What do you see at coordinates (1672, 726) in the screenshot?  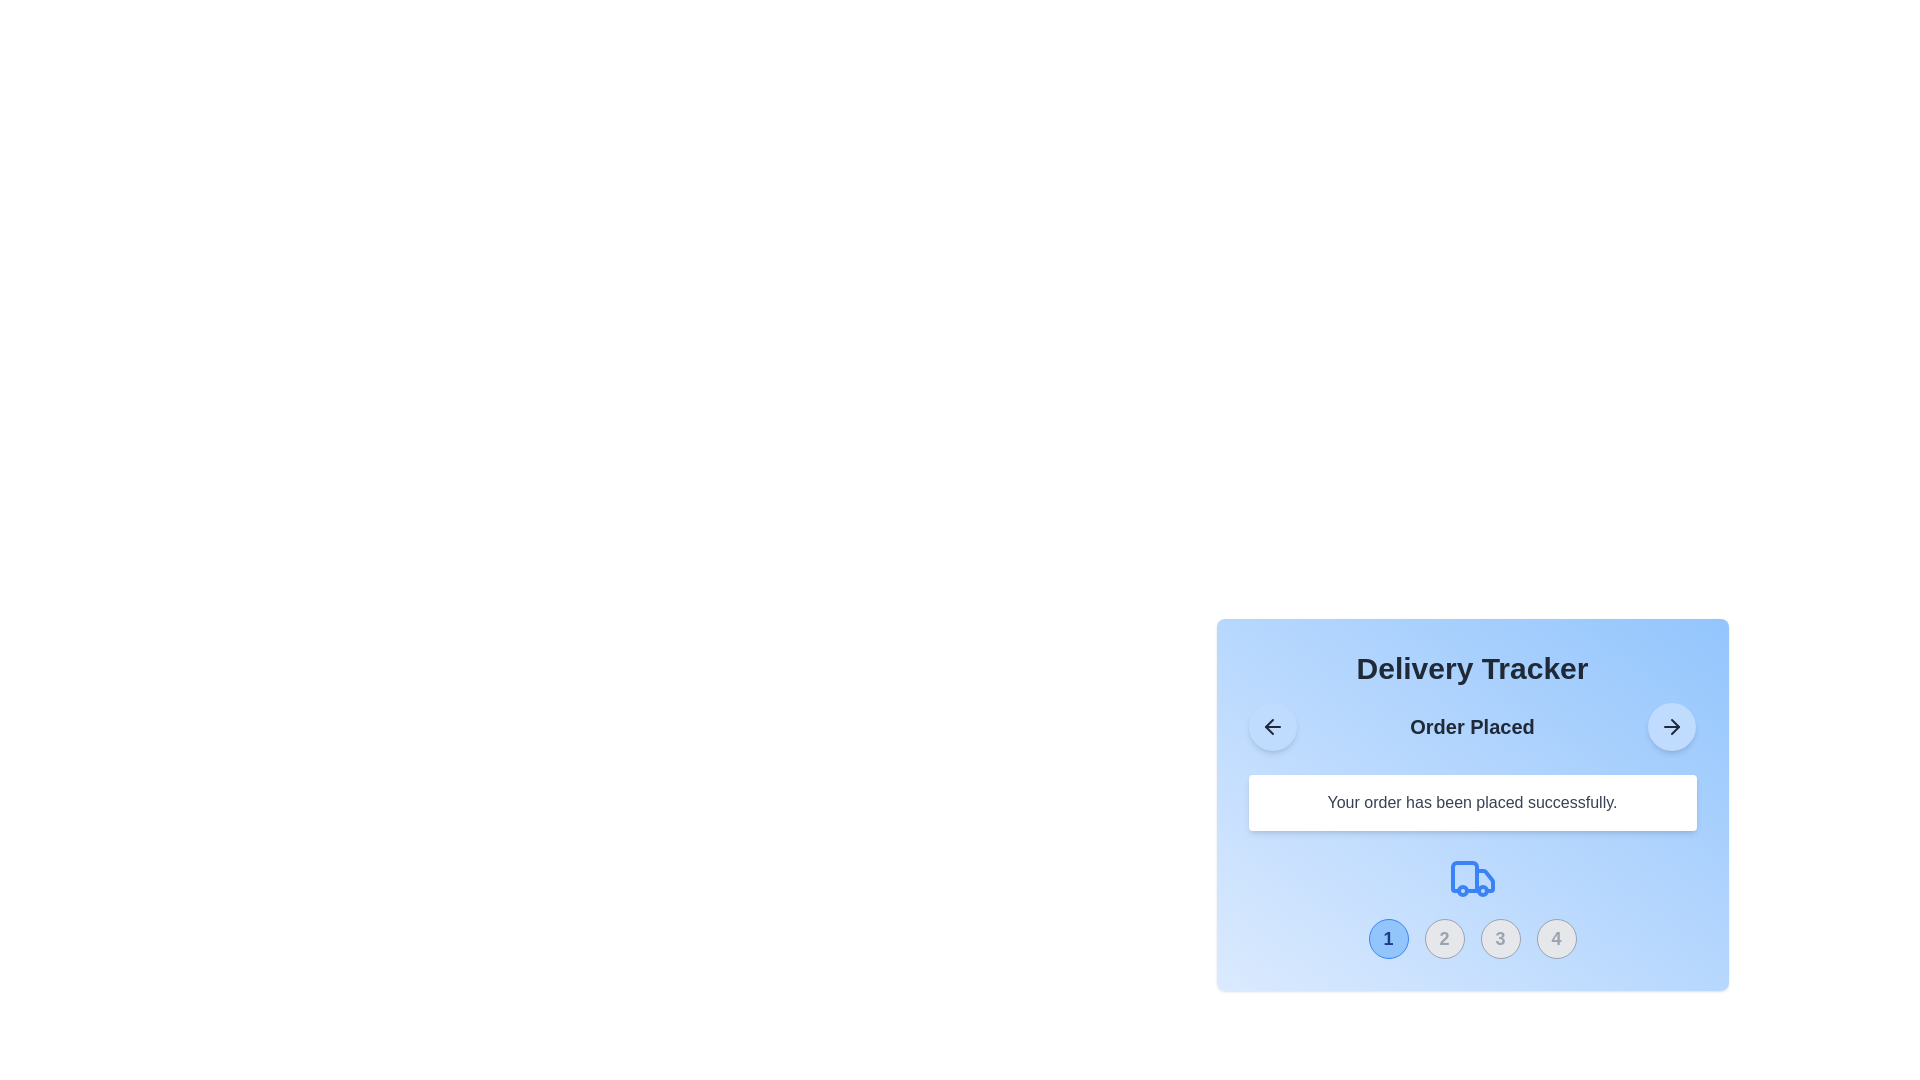 I see `the circular blue button with a right arrow icon beside the text 'Order Placed'` at bounding box center [1672, 726].